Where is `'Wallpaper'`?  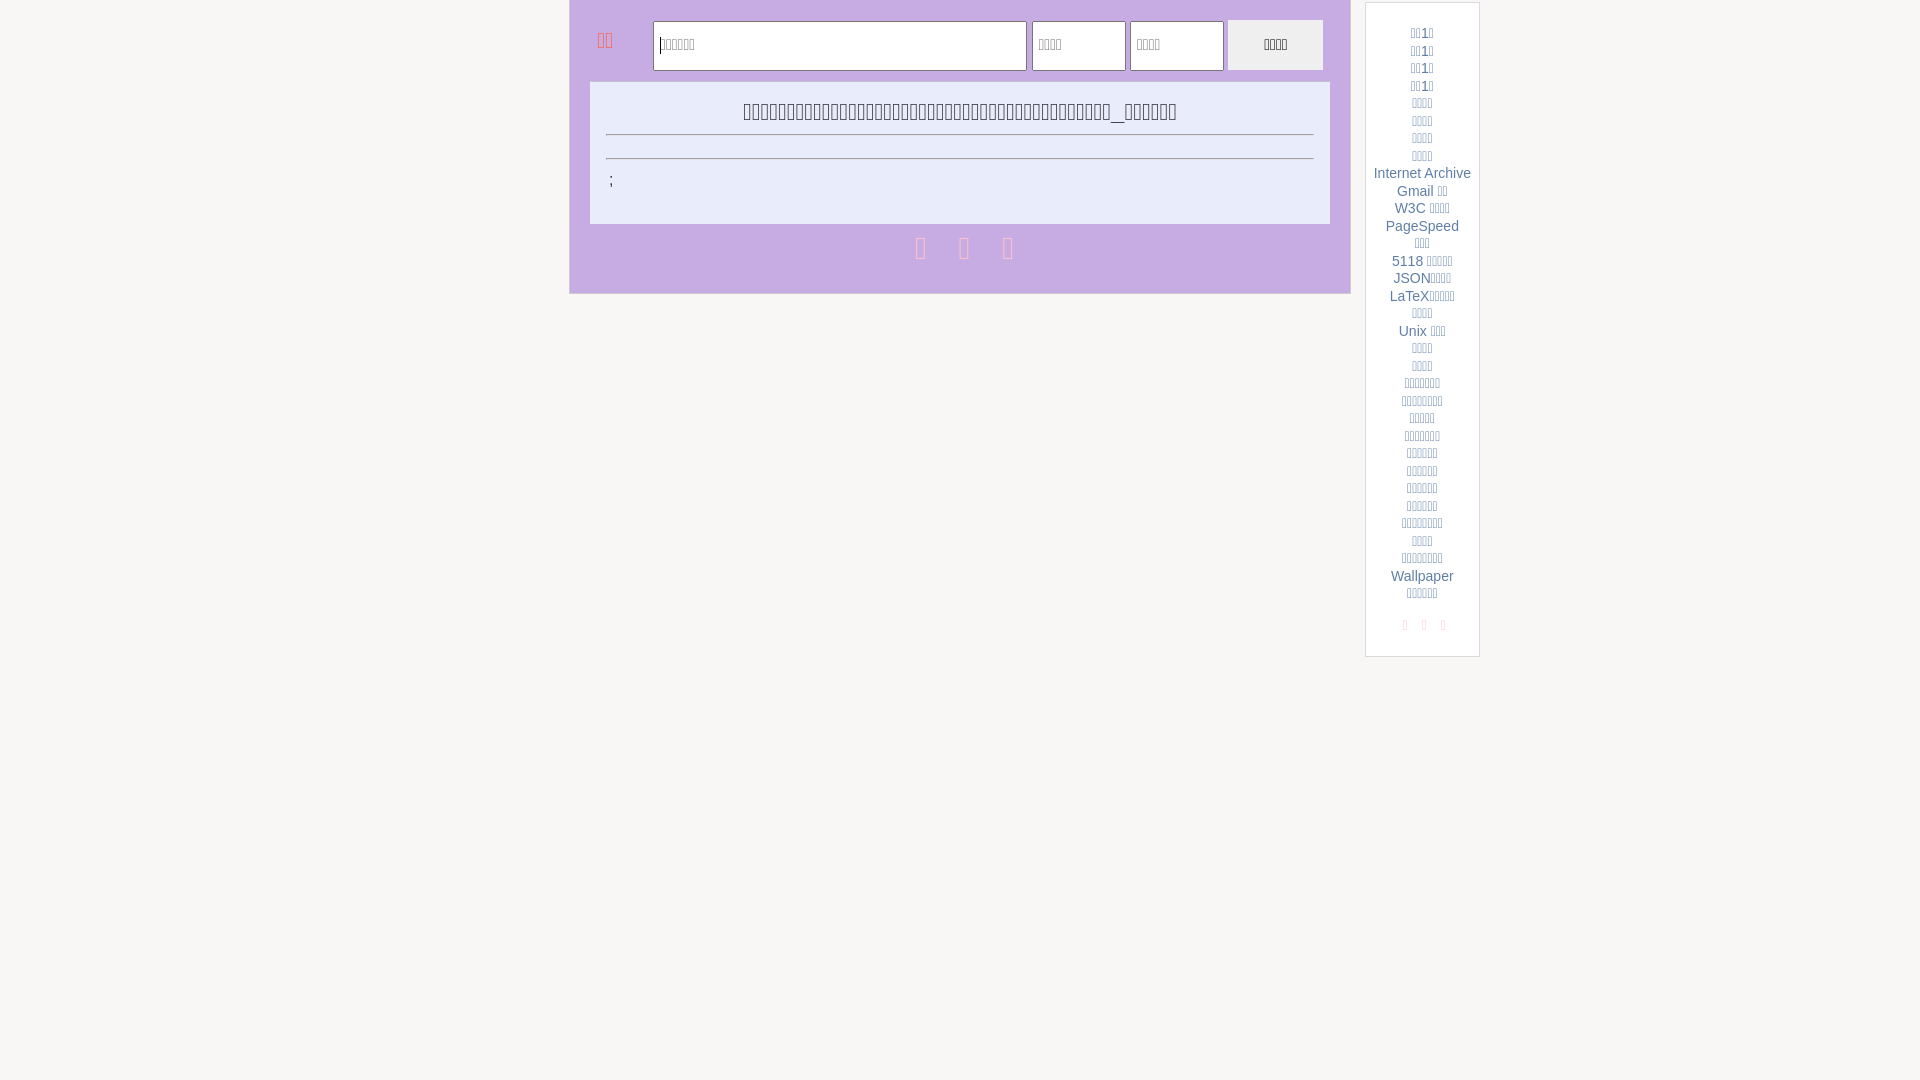 'Wallpaper' is located at coordinates (1421, 575).